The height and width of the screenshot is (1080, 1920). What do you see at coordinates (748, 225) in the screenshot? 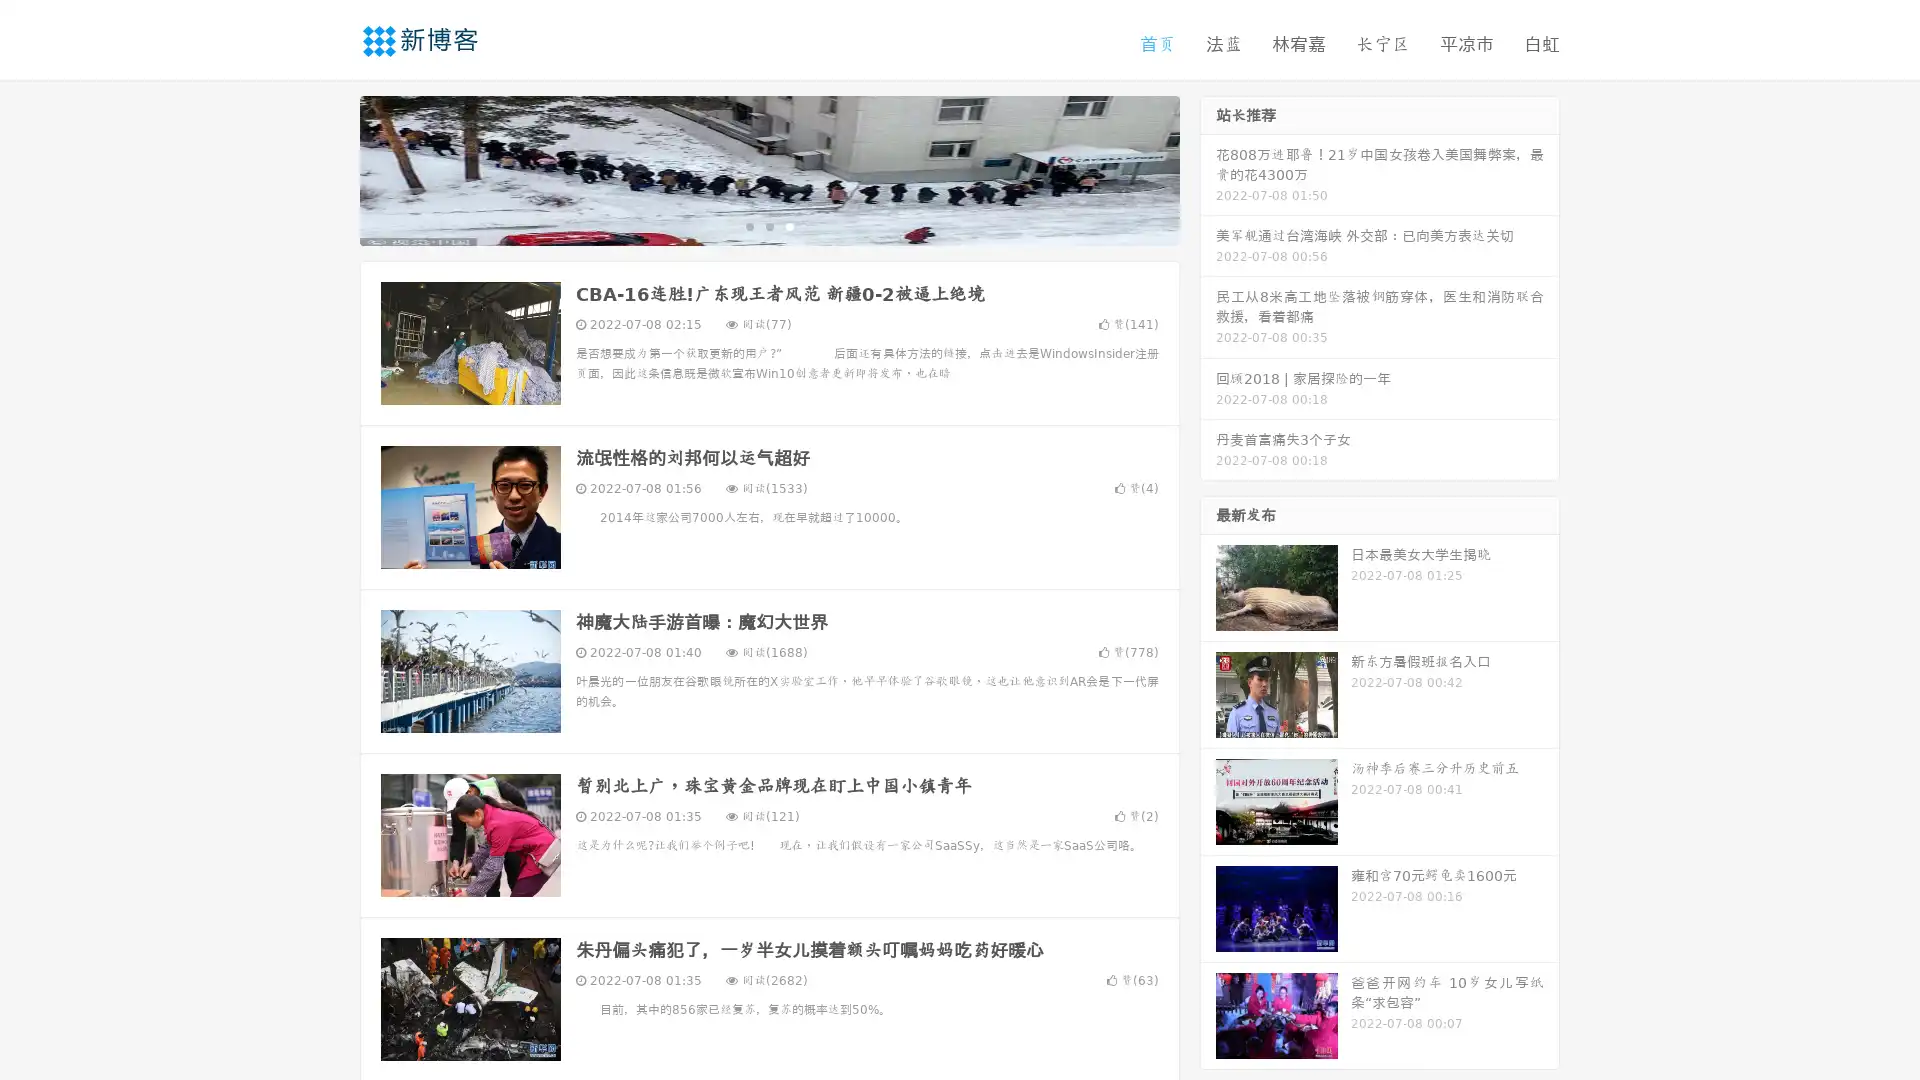
I see `Go to slide 1` at bounding box center [748, 225].